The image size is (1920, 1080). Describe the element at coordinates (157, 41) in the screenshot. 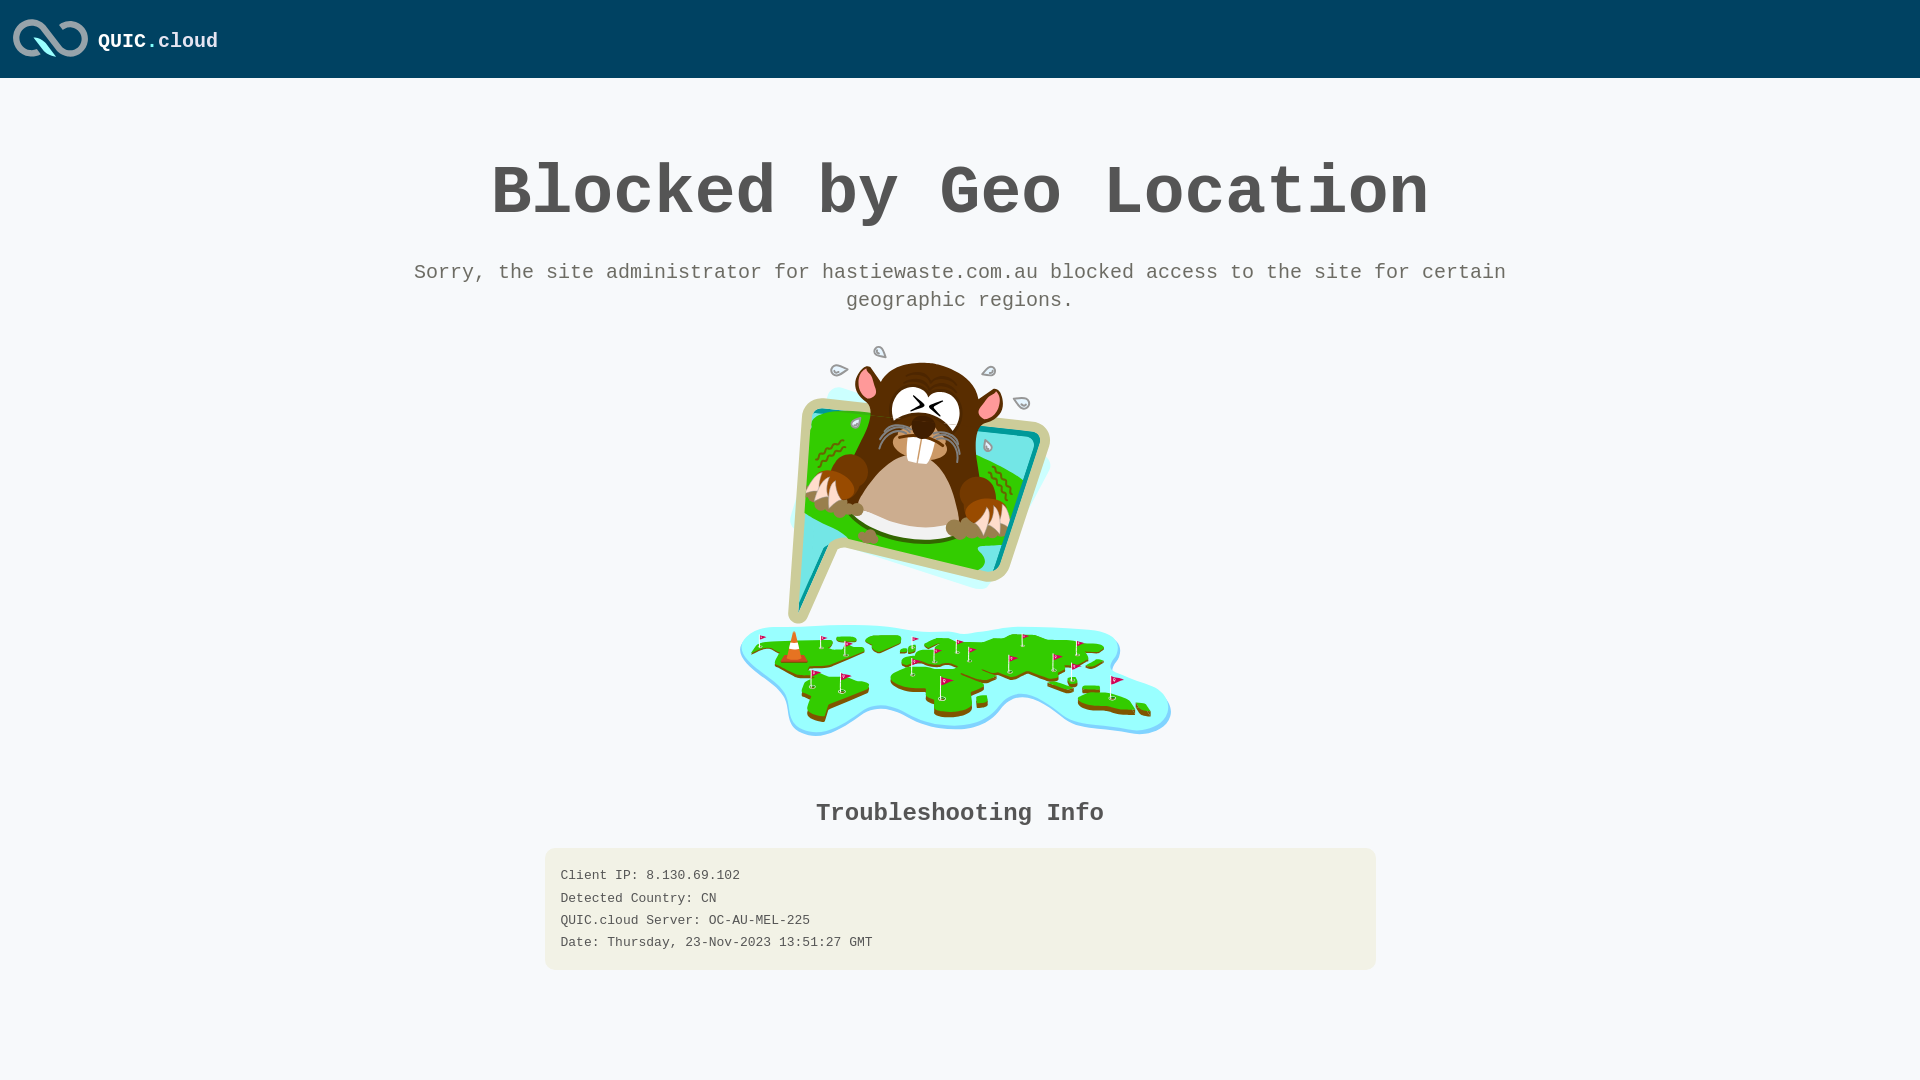

I see `'QUIC.cloud'` at that location.